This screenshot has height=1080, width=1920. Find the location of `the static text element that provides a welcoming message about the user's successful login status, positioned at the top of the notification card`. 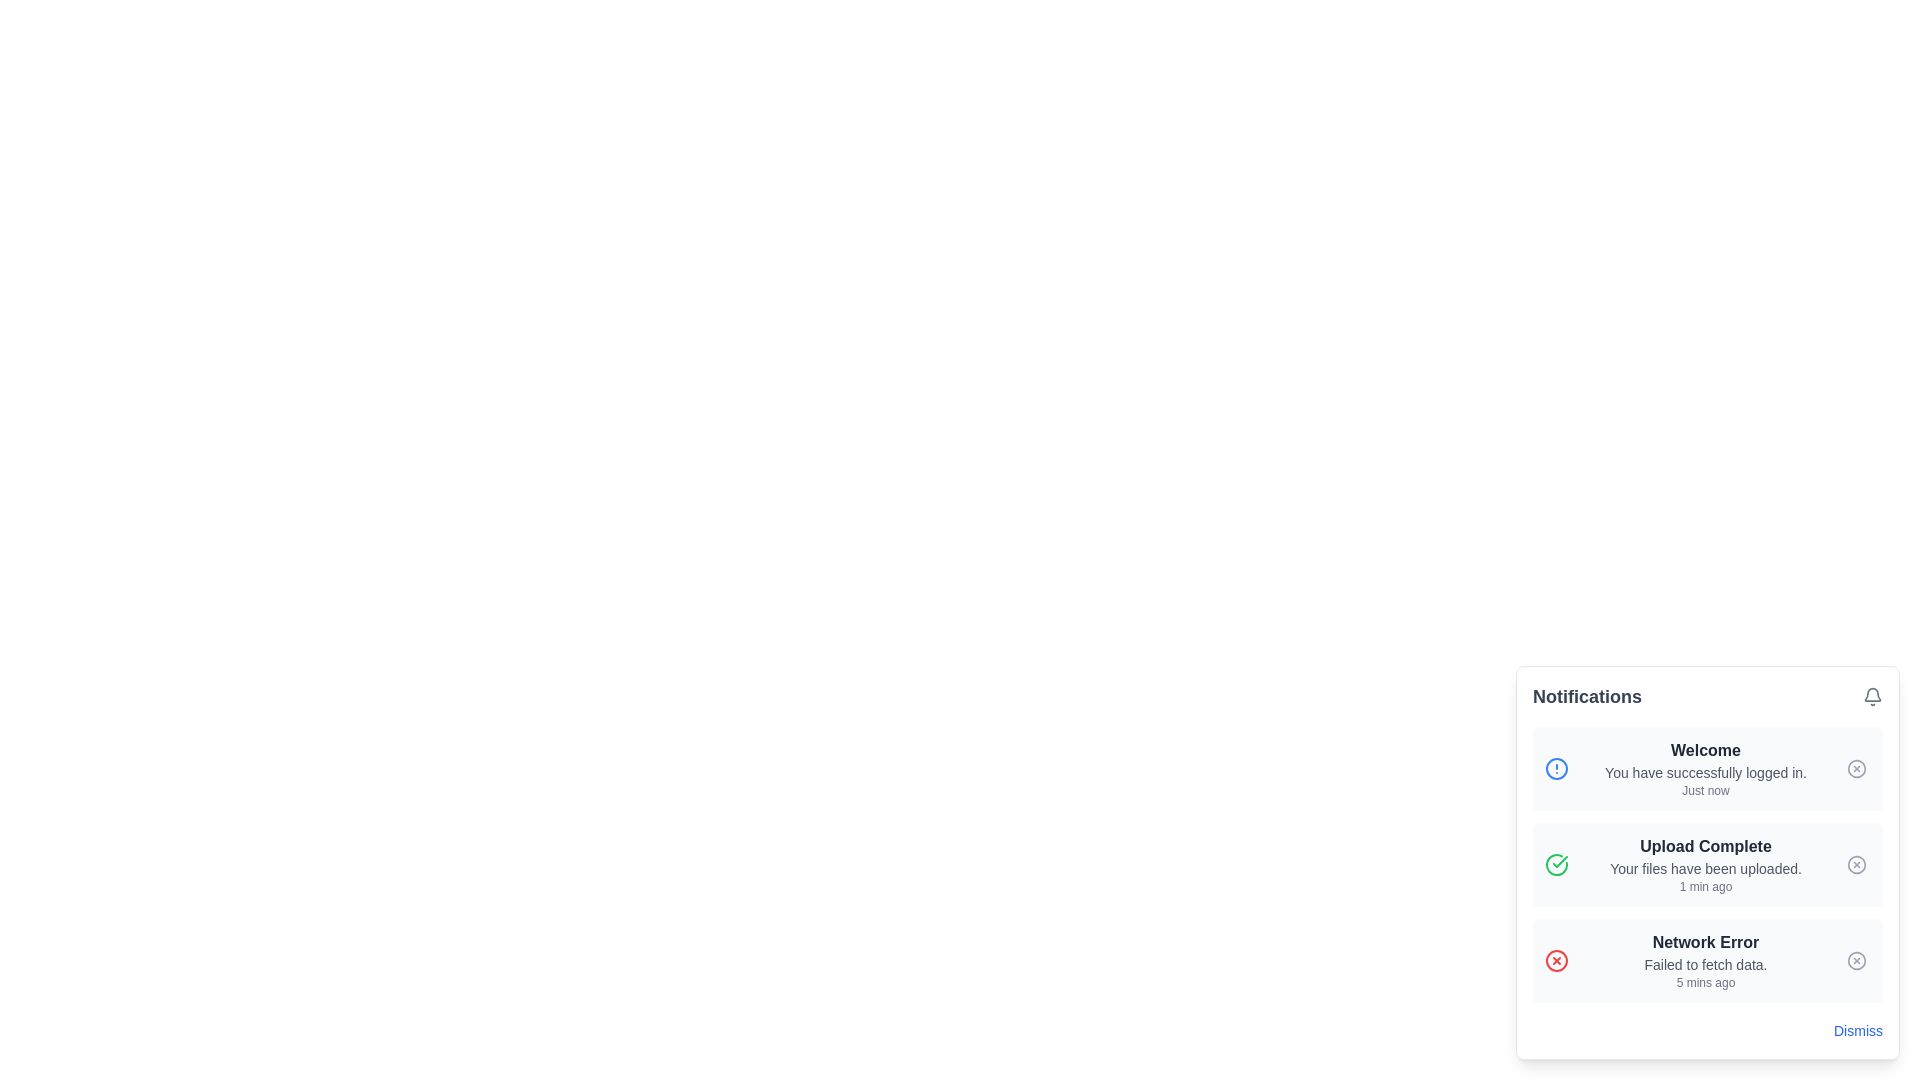

the static text element that provides a welcoming message about the user's successful login status, positioned at the top of the notification card is located at coordinates (1704, 751).